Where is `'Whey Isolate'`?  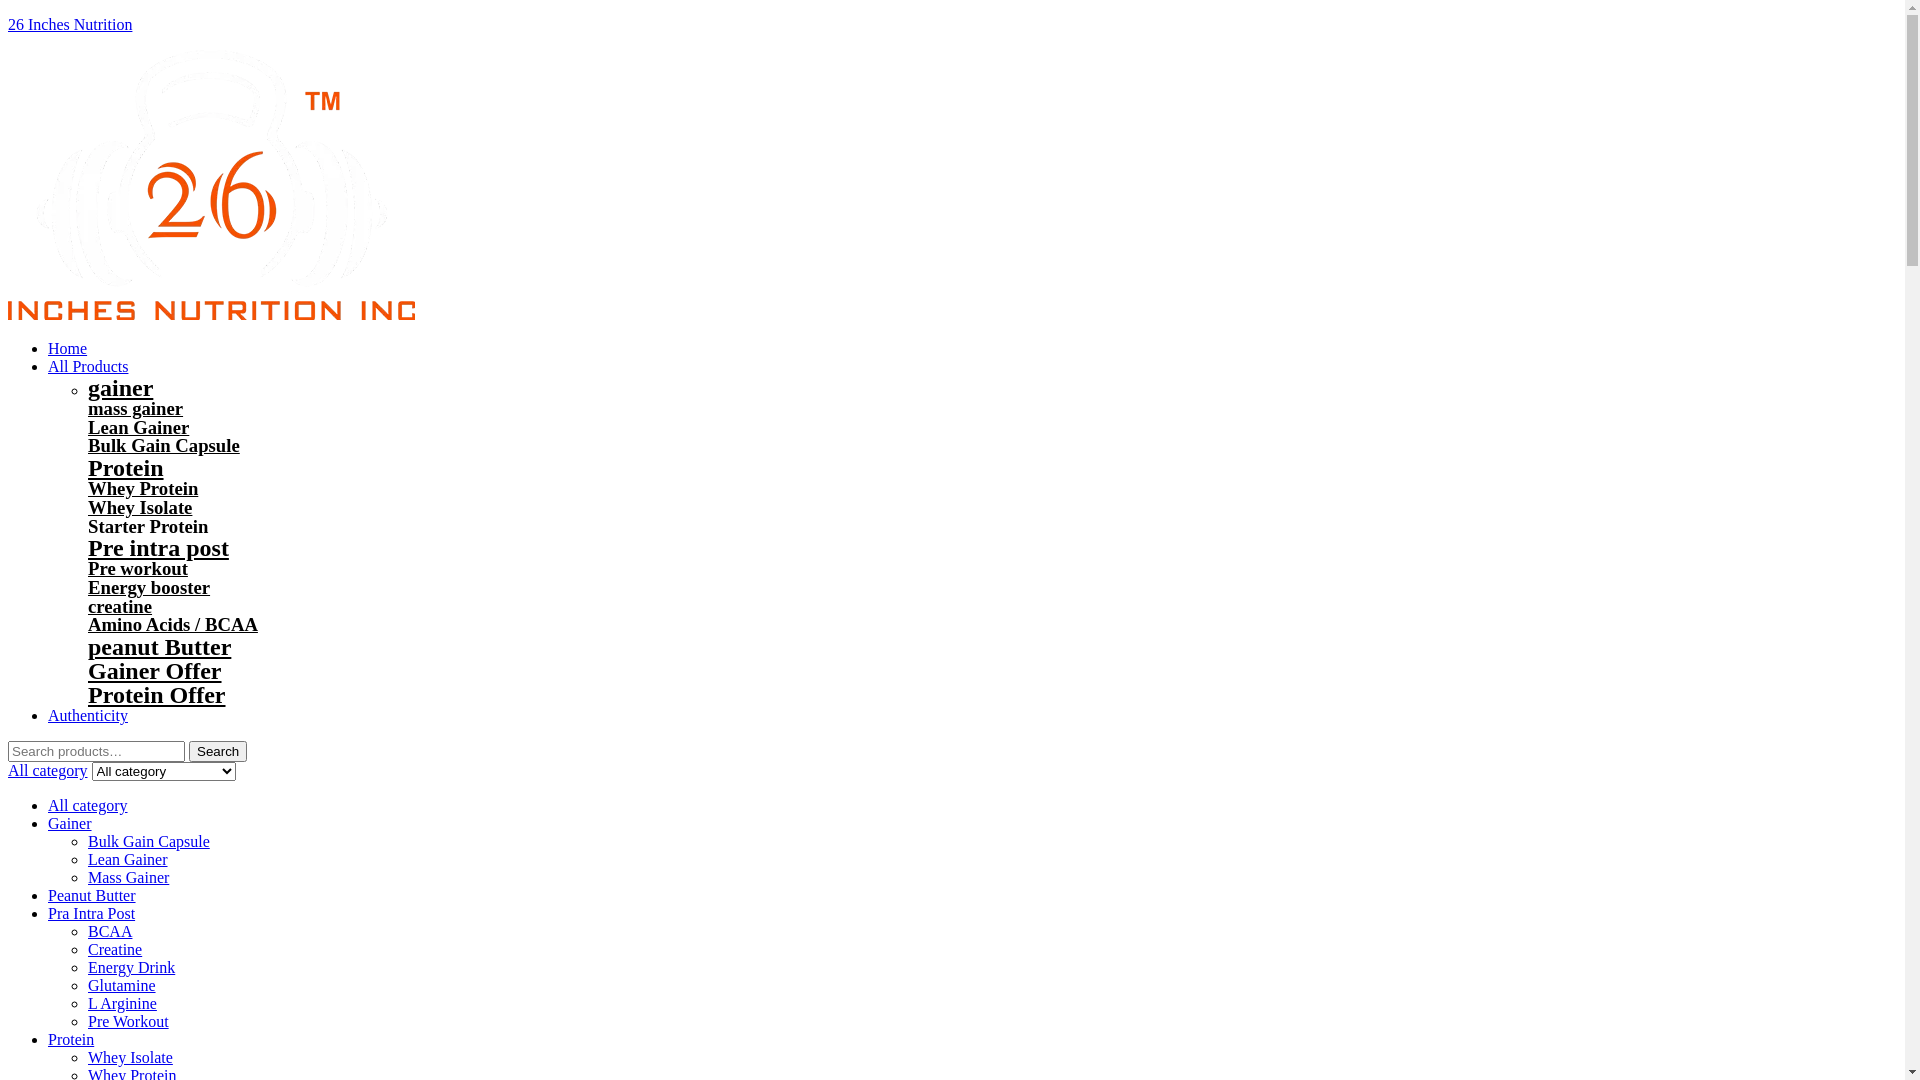 'Whey Isolate' is located at coordinates (86, 506).